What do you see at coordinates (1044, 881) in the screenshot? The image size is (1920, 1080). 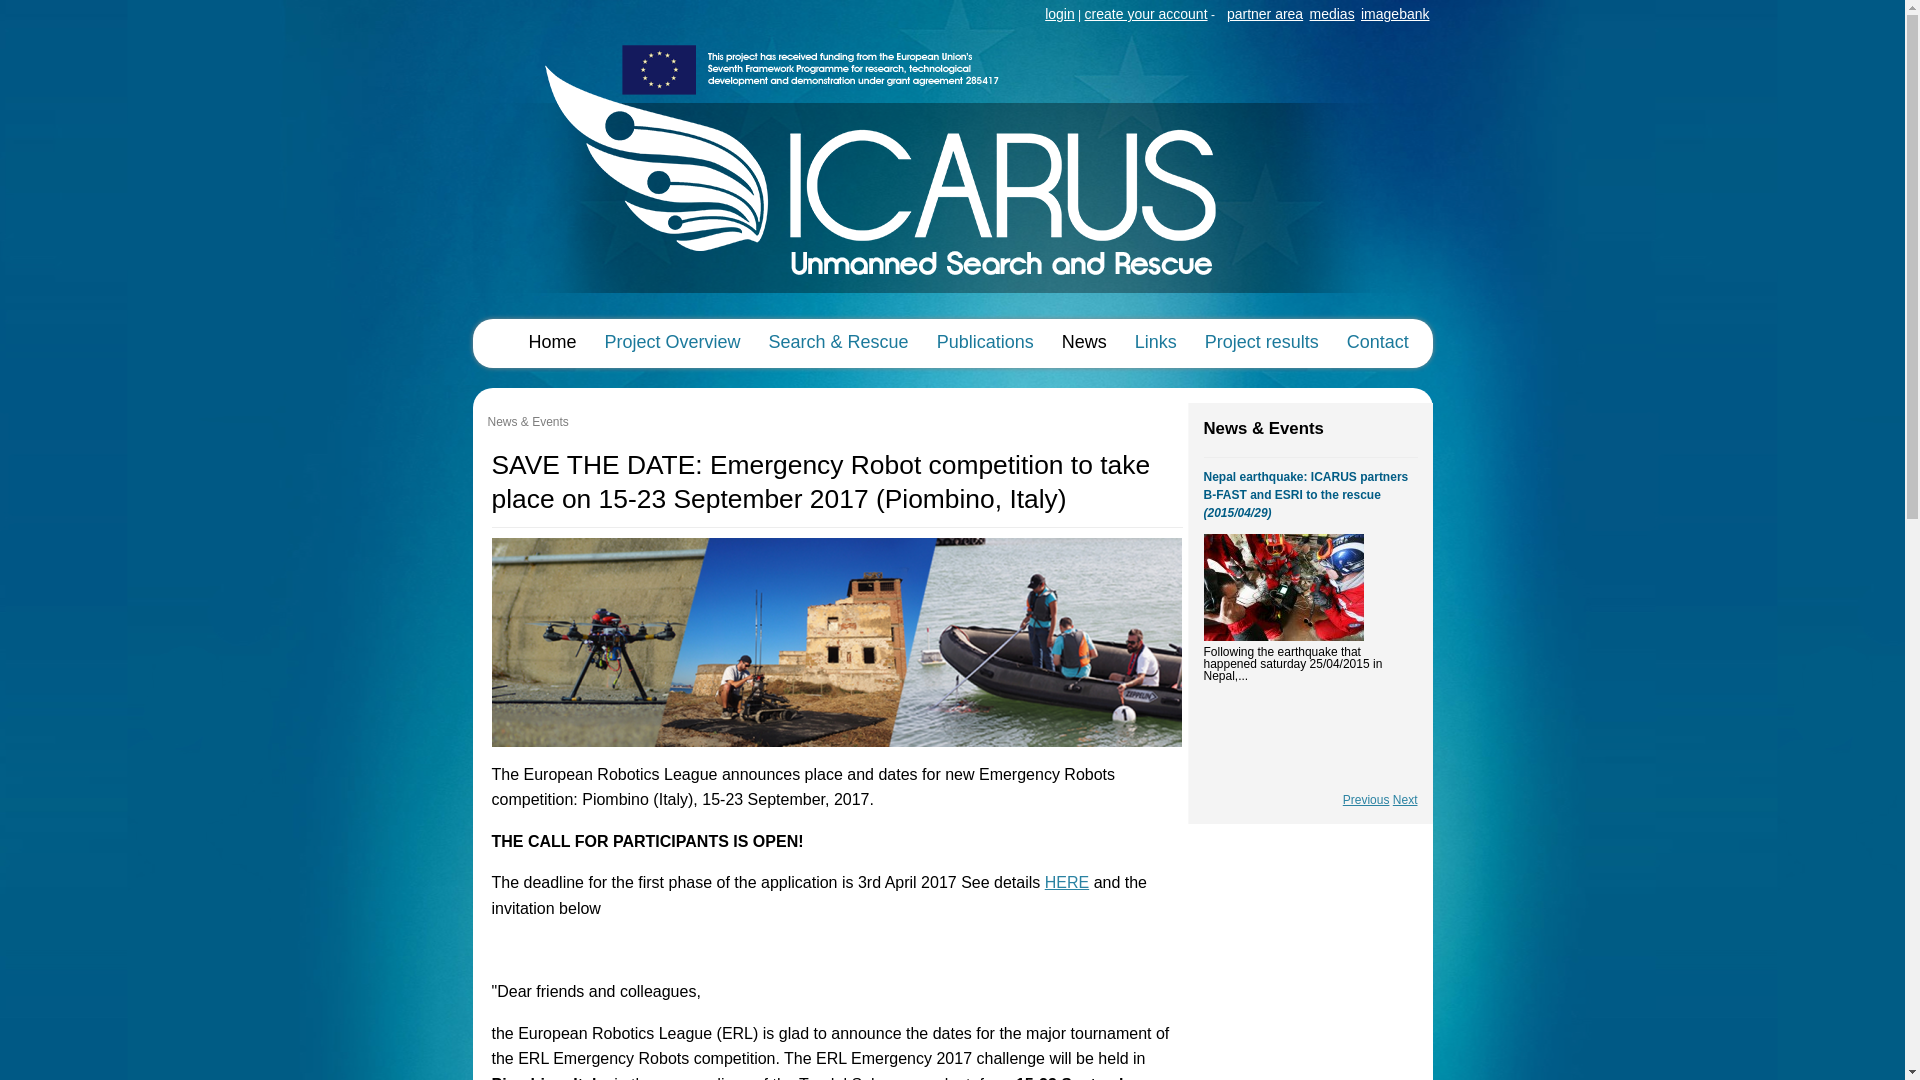 I see `'HERE'` at bounding box center [1044, 881].